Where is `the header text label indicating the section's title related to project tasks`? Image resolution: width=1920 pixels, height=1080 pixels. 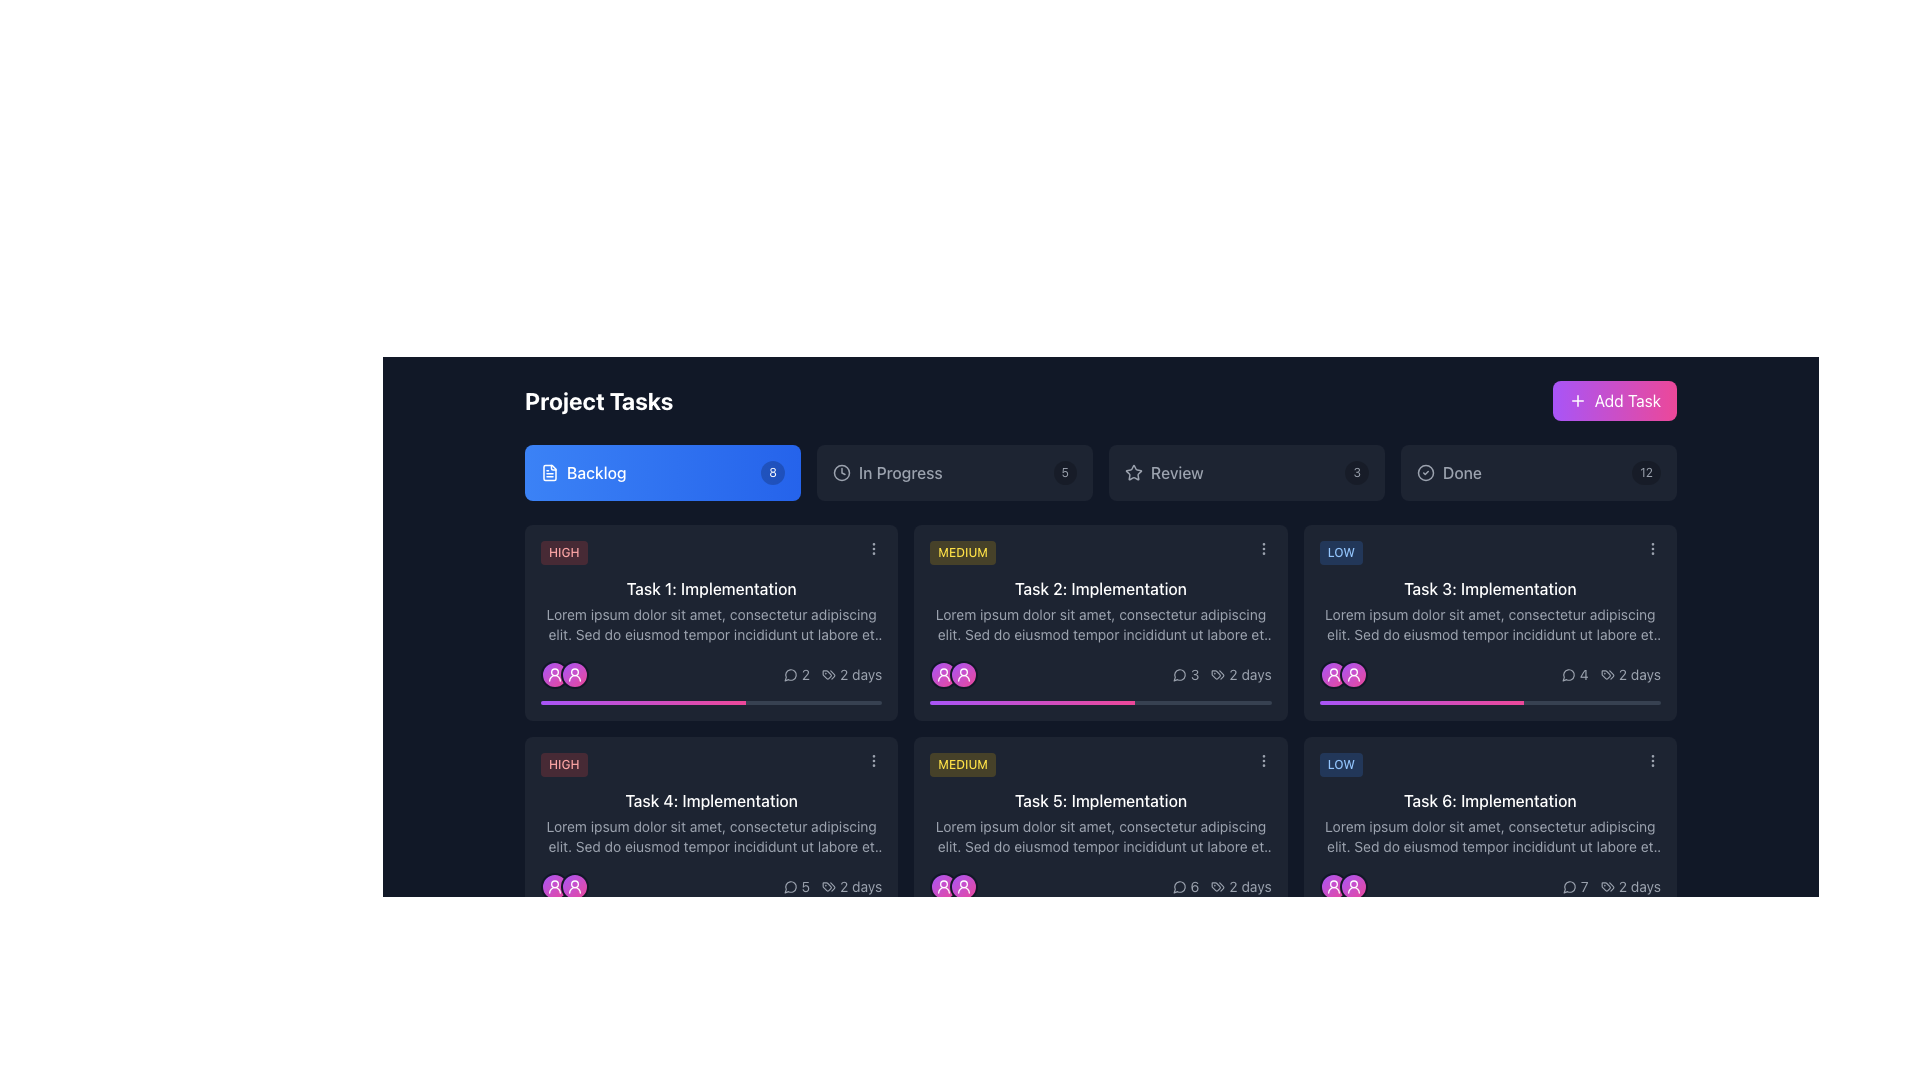
the header text label indicating the section's title related to project tasks is located at coordinates (598, 401).